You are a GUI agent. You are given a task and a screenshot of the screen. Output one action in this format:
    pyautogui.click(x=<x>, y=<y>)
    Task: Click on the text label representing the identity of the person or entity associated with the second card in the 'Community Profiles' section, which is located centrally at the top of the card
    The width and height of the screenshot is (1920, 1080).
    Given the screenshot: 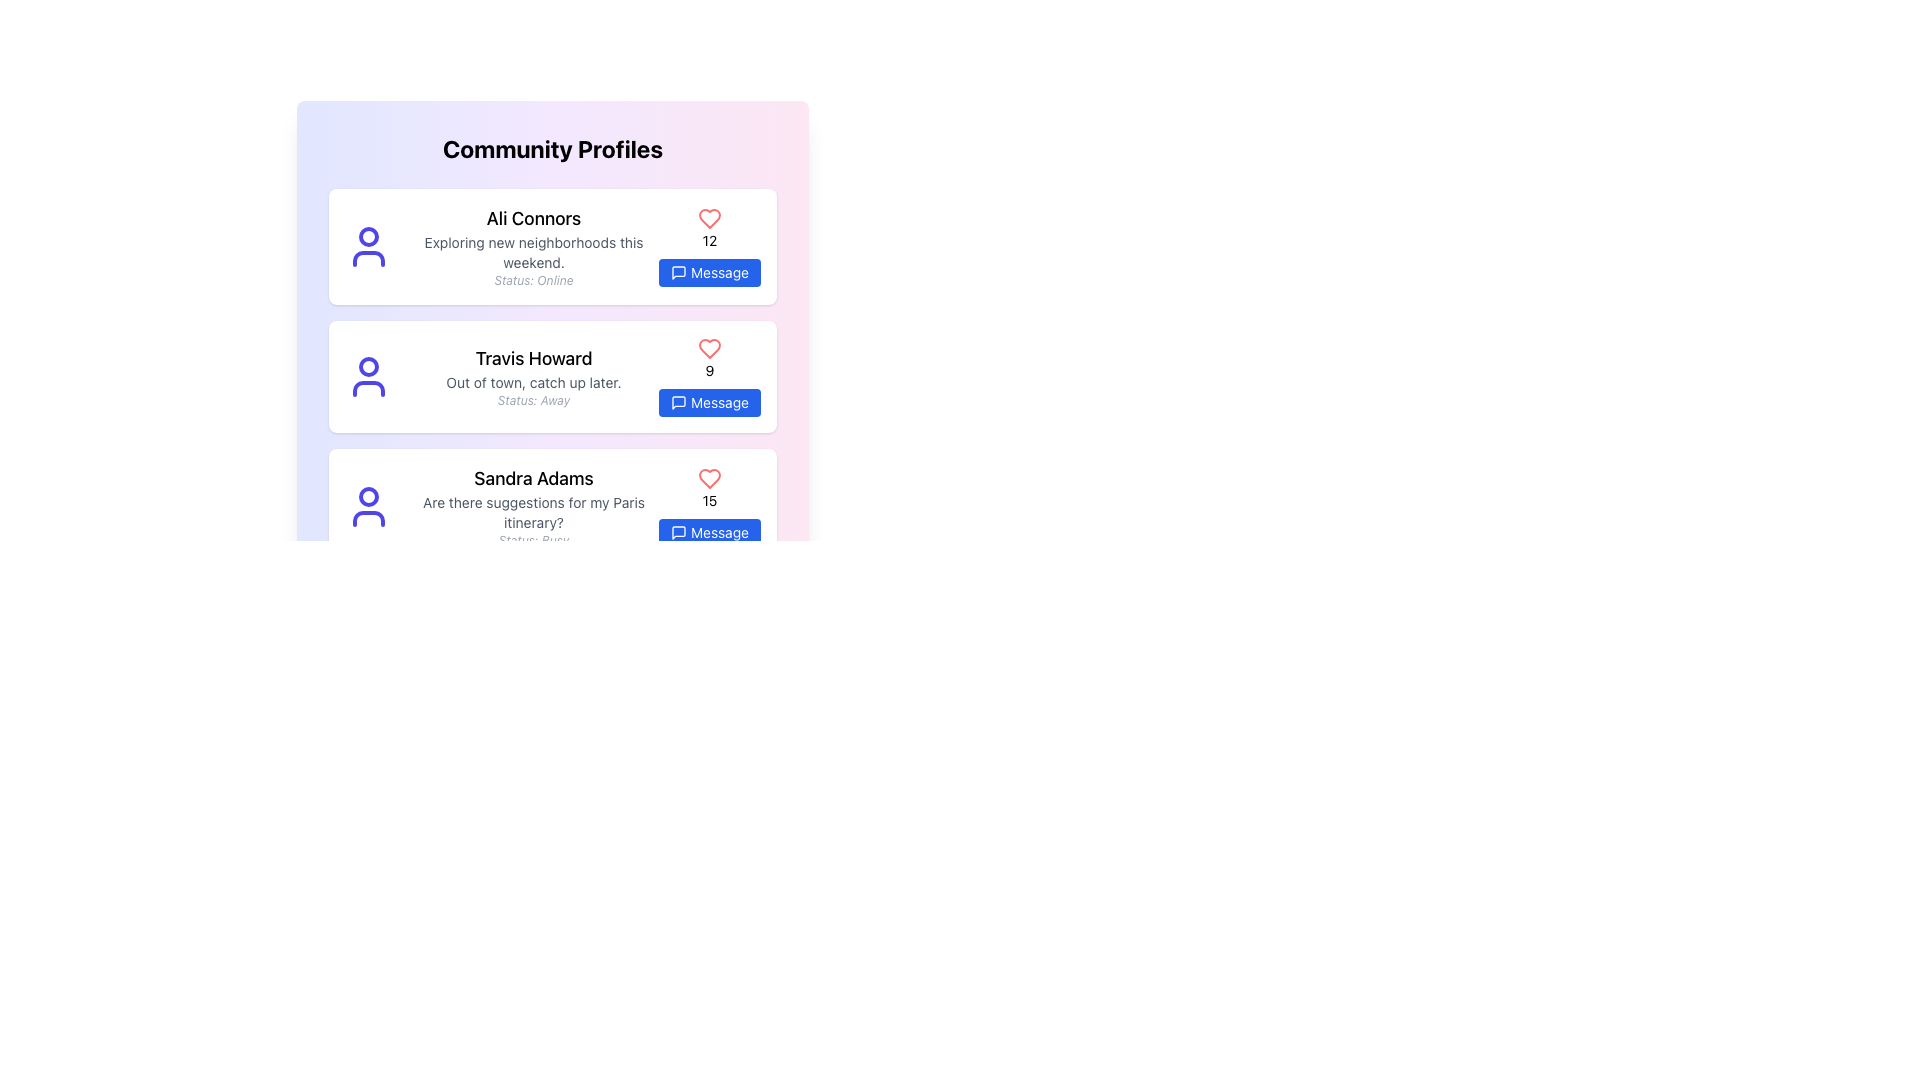 What is the action you would take?
    pyautogui.click(x=533, y=357)
    